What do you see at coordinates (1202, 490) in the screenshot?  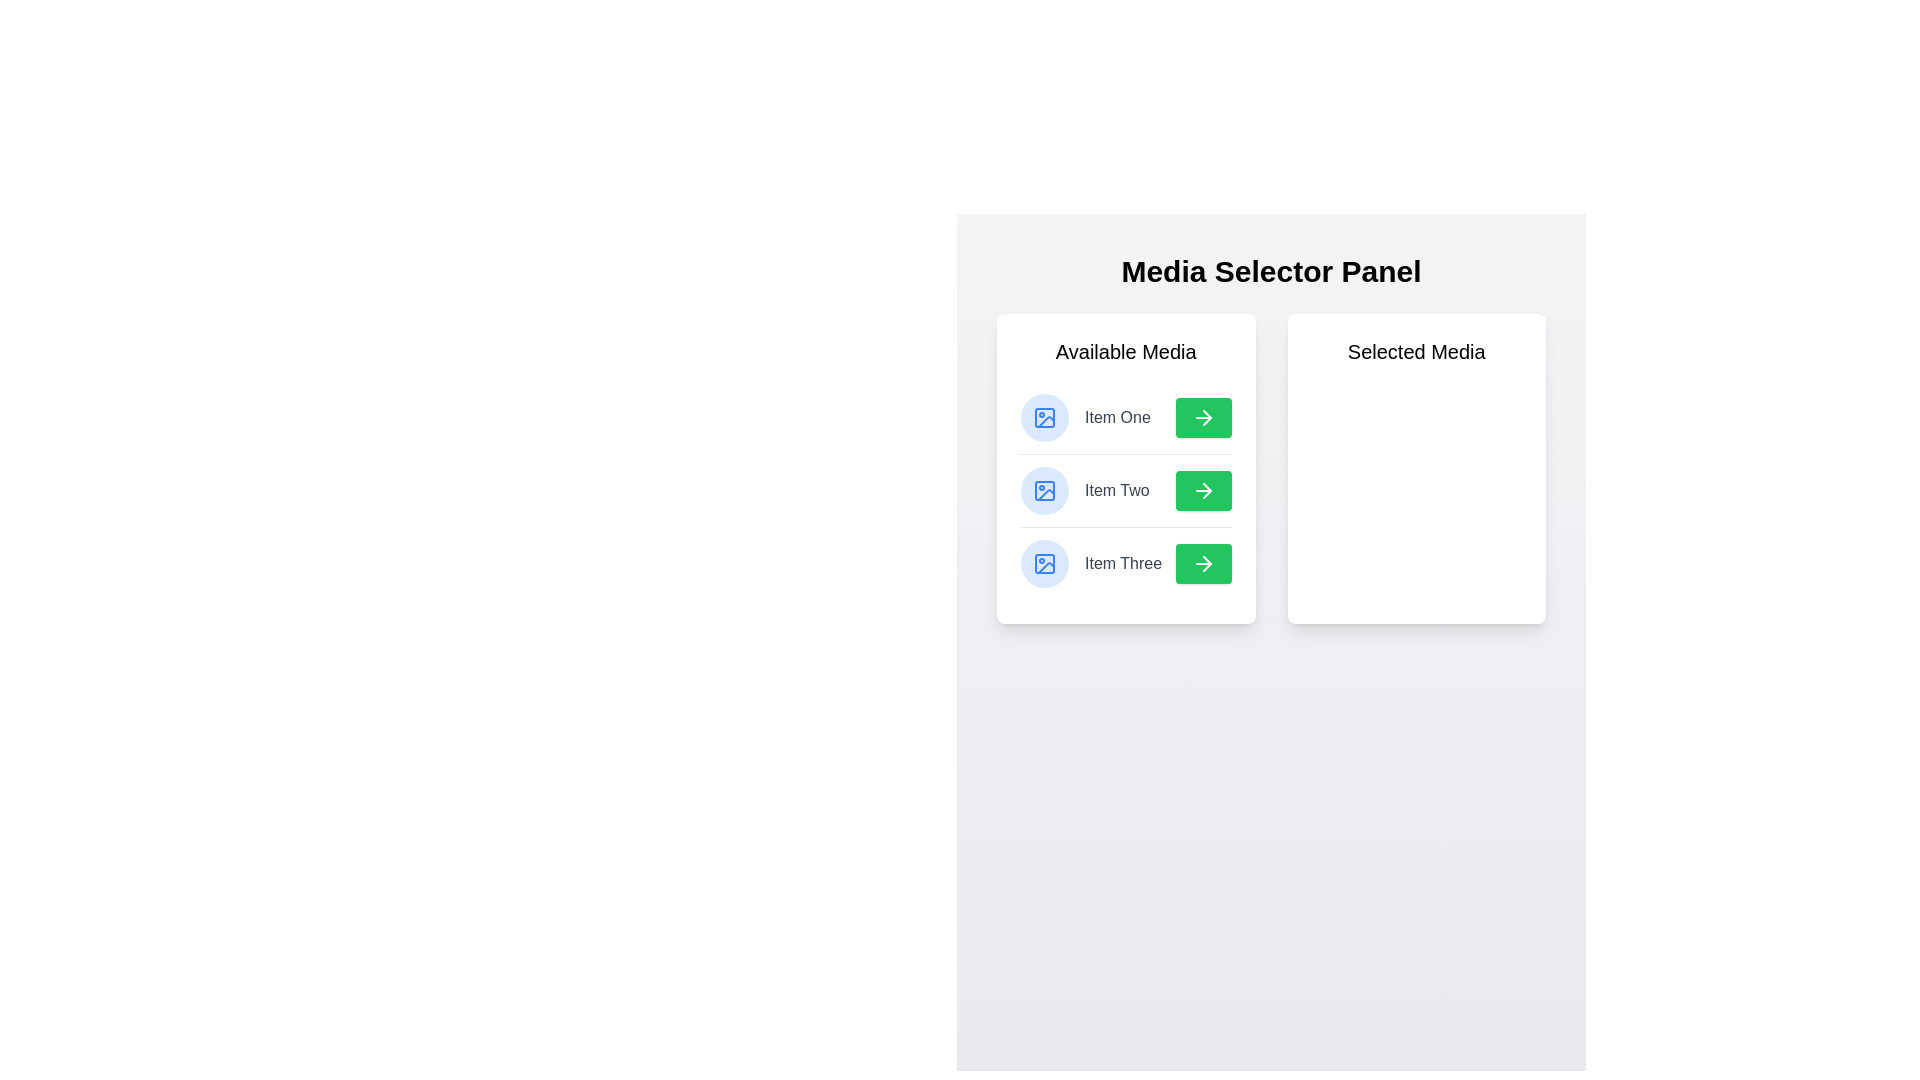 I see `the right-pointing arrow icon located in the center of the green button labeled 'Item Two' in the left panel of 'Available Media'` at bounding box center [1202, 490].